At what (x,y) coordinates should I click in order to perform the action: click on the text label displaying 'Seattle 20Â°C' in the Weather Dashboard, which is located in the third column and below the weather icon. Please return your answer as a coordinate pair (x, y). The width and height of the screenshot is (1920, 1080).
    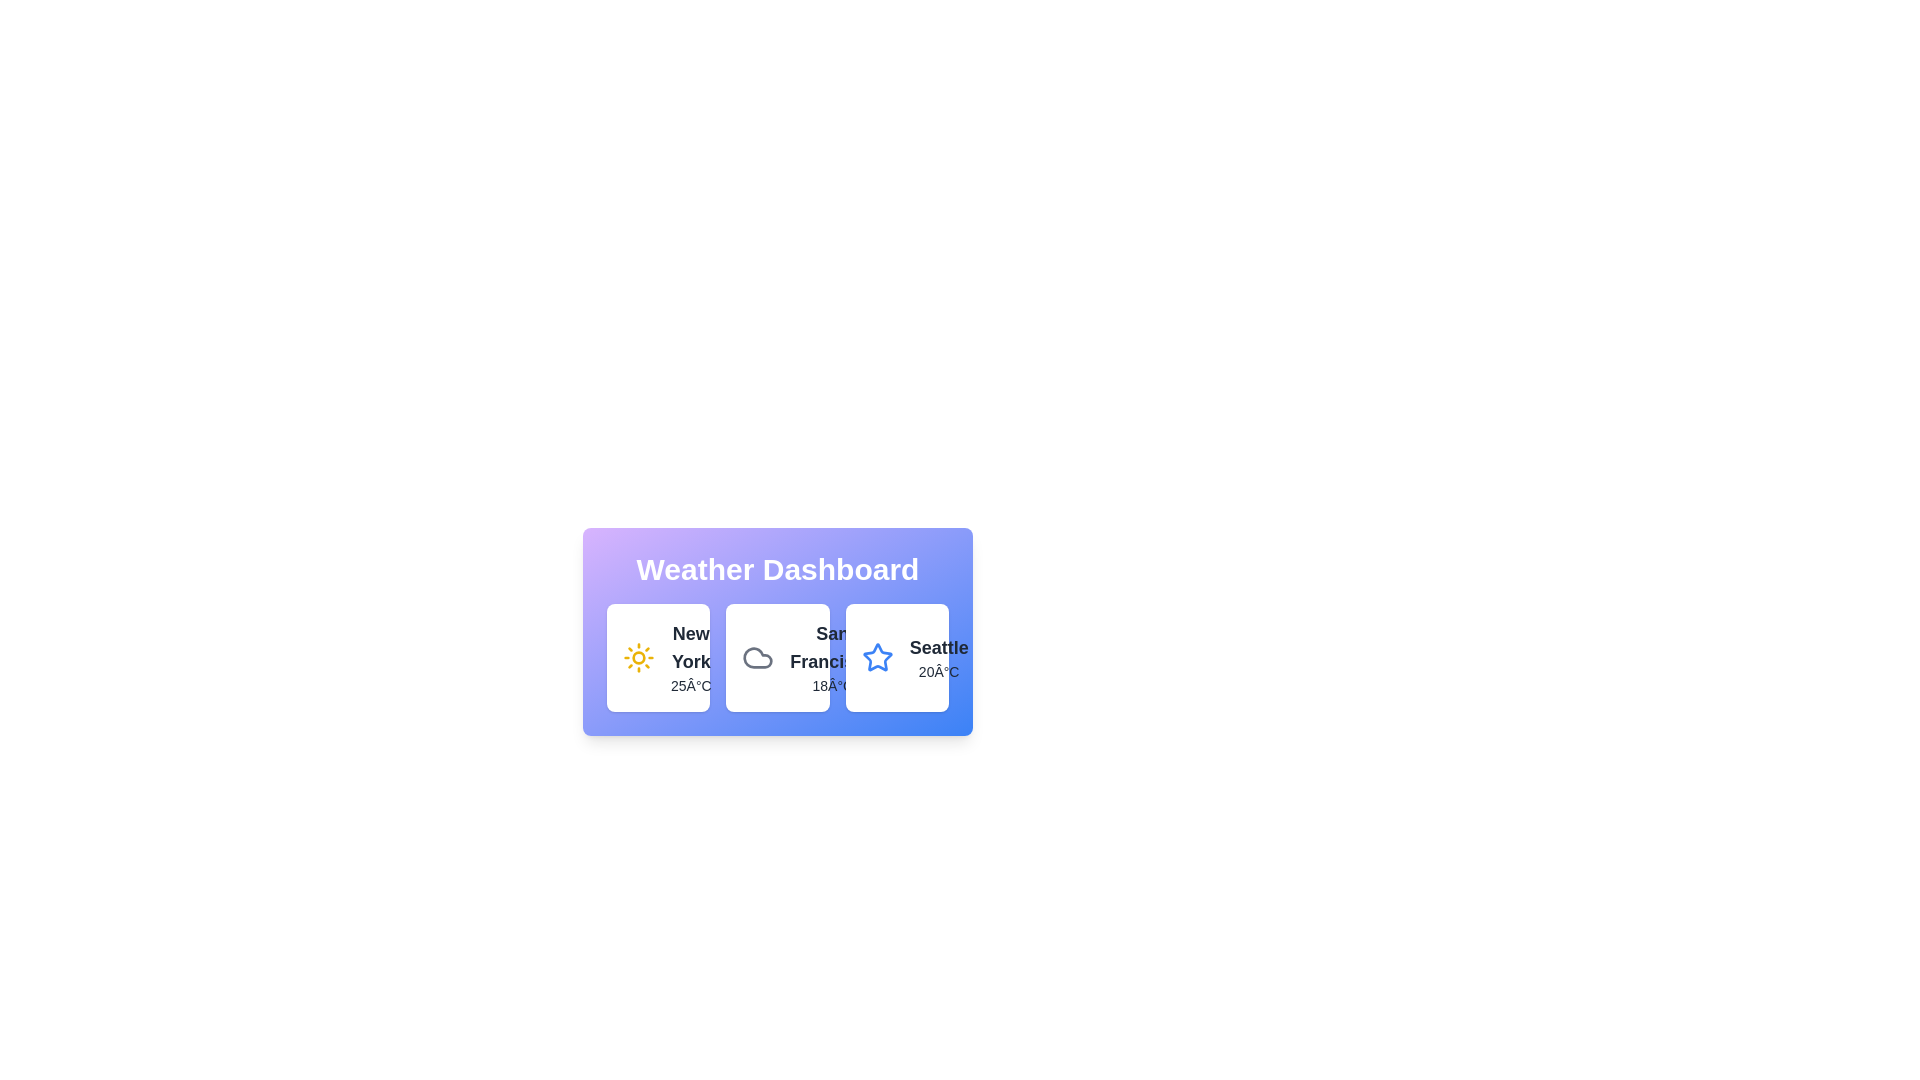
    Looking at the image, I should click on (938, 658).